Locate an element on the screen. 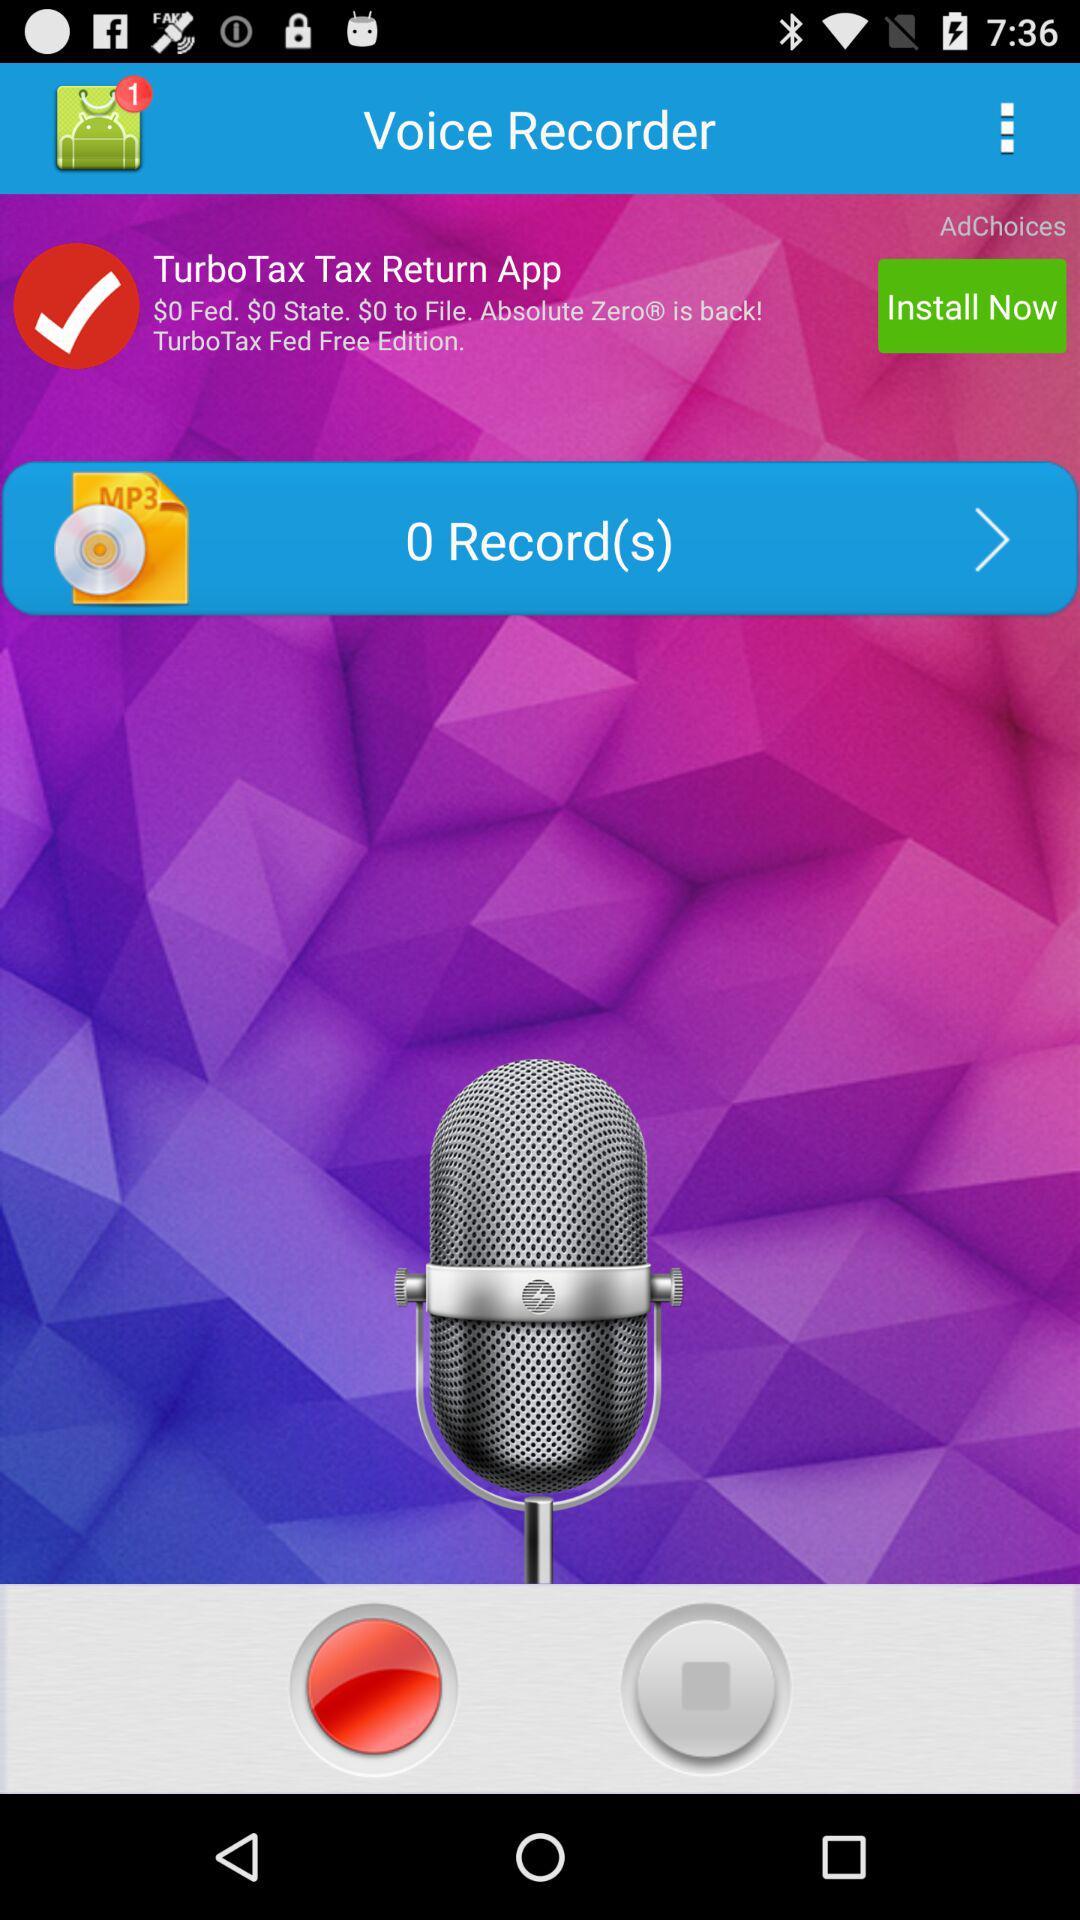 The width and height of the screenshot is (1080, 1920). stop recording is located at coordinates (705, 1688).